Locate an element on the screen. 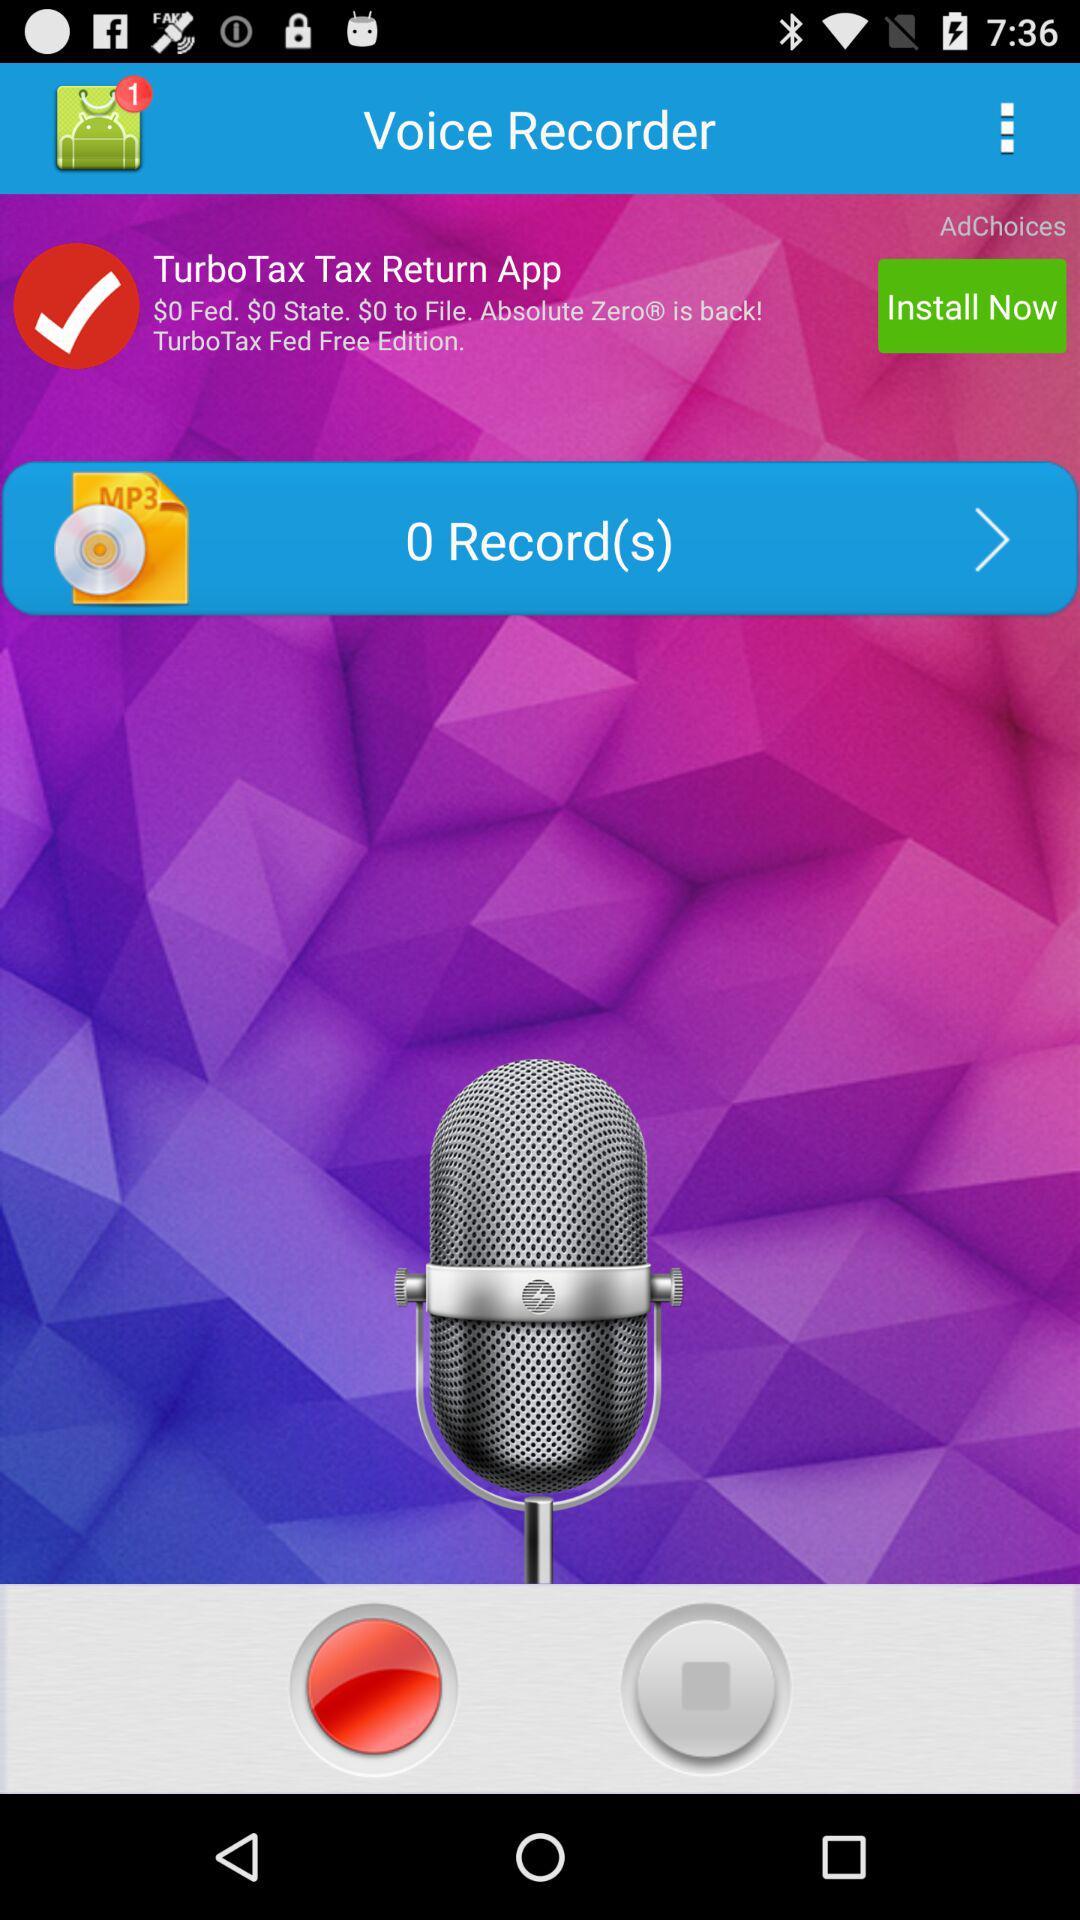 The width and height of the screenshot is (1080, 1920). stop recording is located at coordinates (705, 1688).